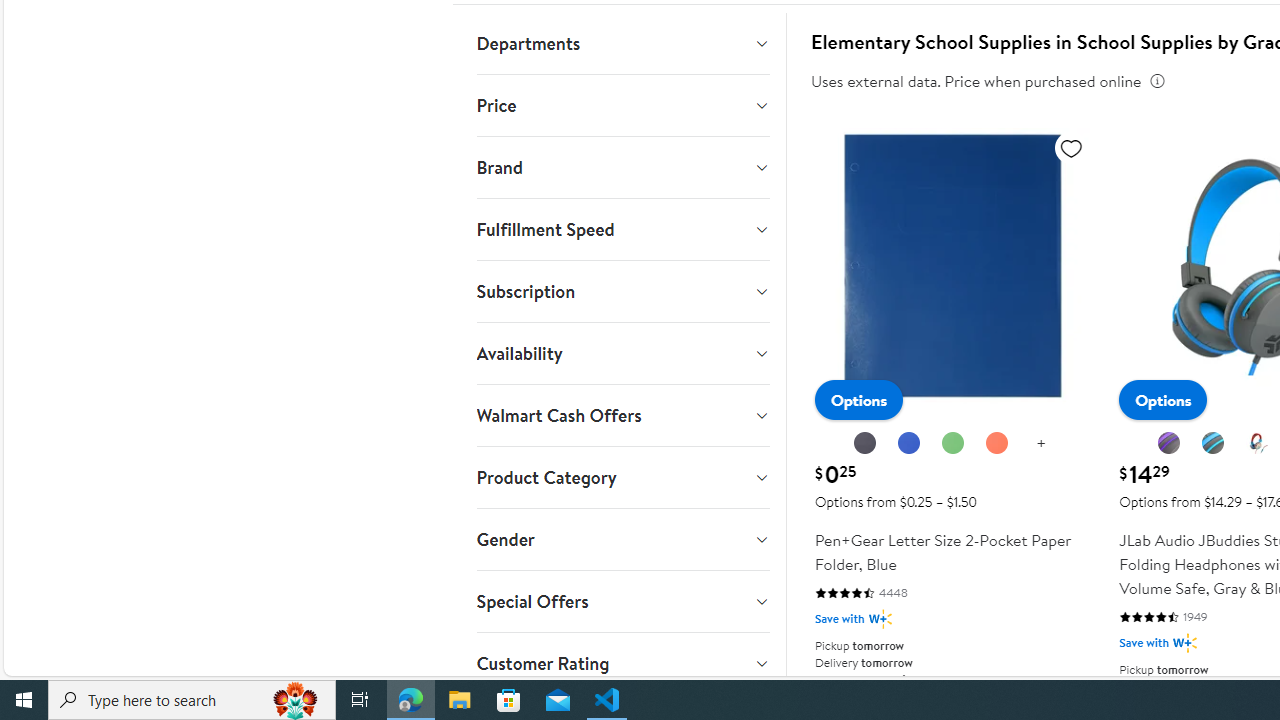  Describe the element at coordinates (1256, 442) in the screenshot. I see `'Multicolor'` at that location.